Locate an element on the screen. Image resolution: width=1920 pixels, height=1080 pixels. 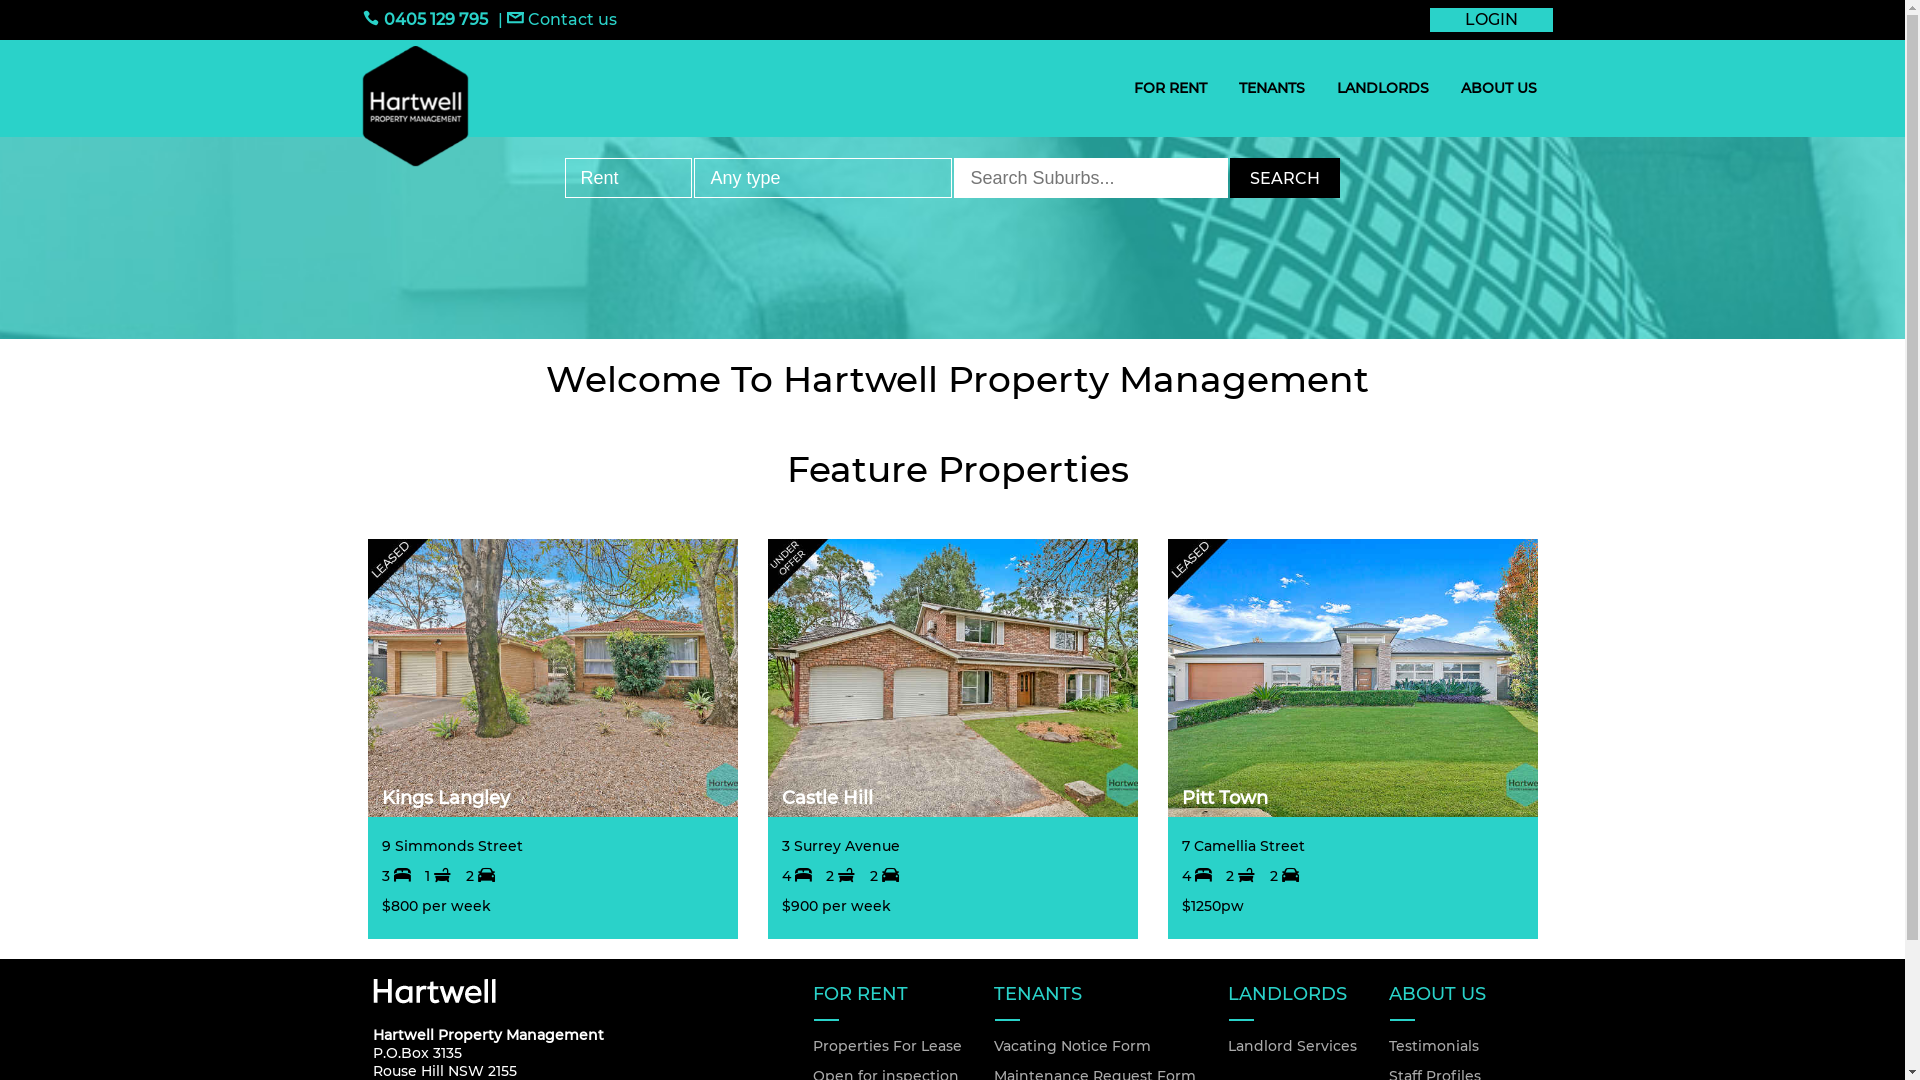
'LANDLORDS' is located at coordinates (1292, 999).